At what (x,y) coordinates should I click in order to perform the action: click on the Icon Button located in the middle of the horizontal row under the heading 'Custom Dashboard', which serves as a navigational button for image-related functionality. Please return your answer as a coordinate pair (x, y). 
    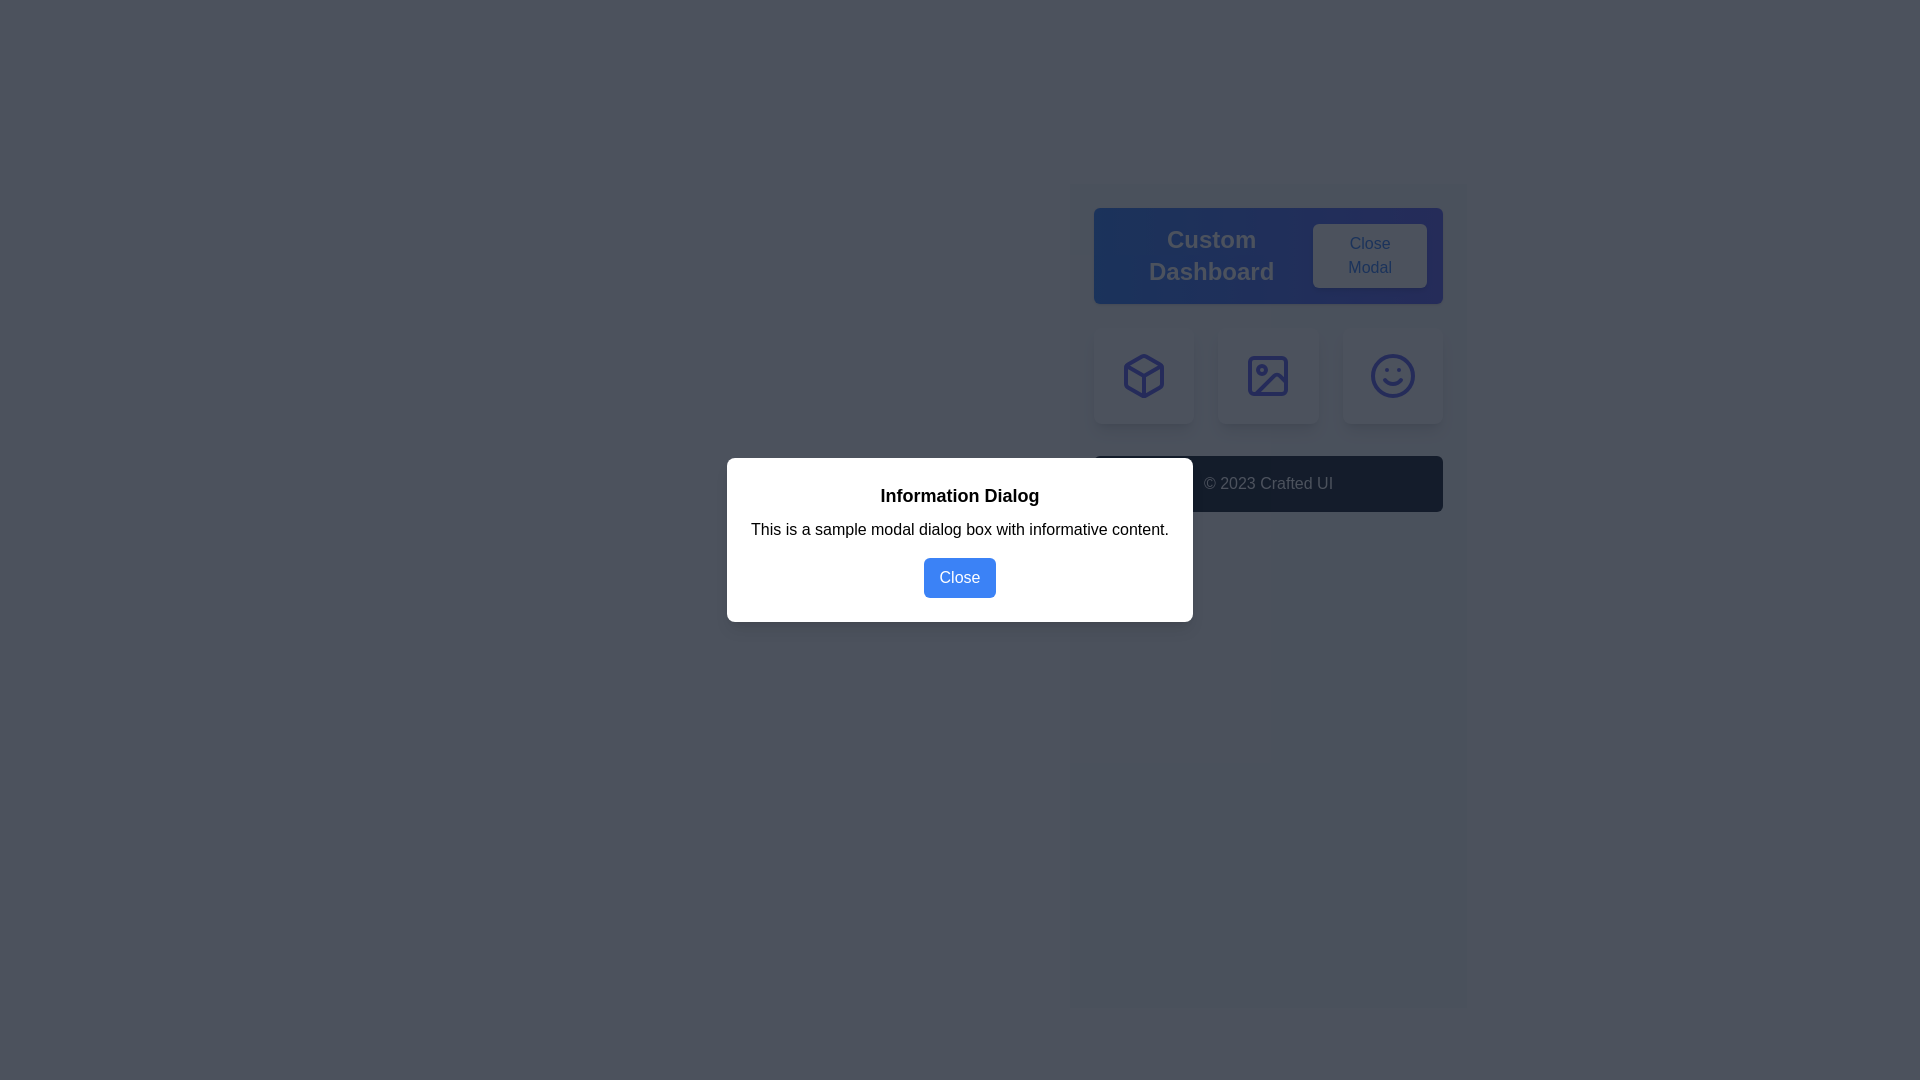
    Looking at the image, I should click on (1267, 375).